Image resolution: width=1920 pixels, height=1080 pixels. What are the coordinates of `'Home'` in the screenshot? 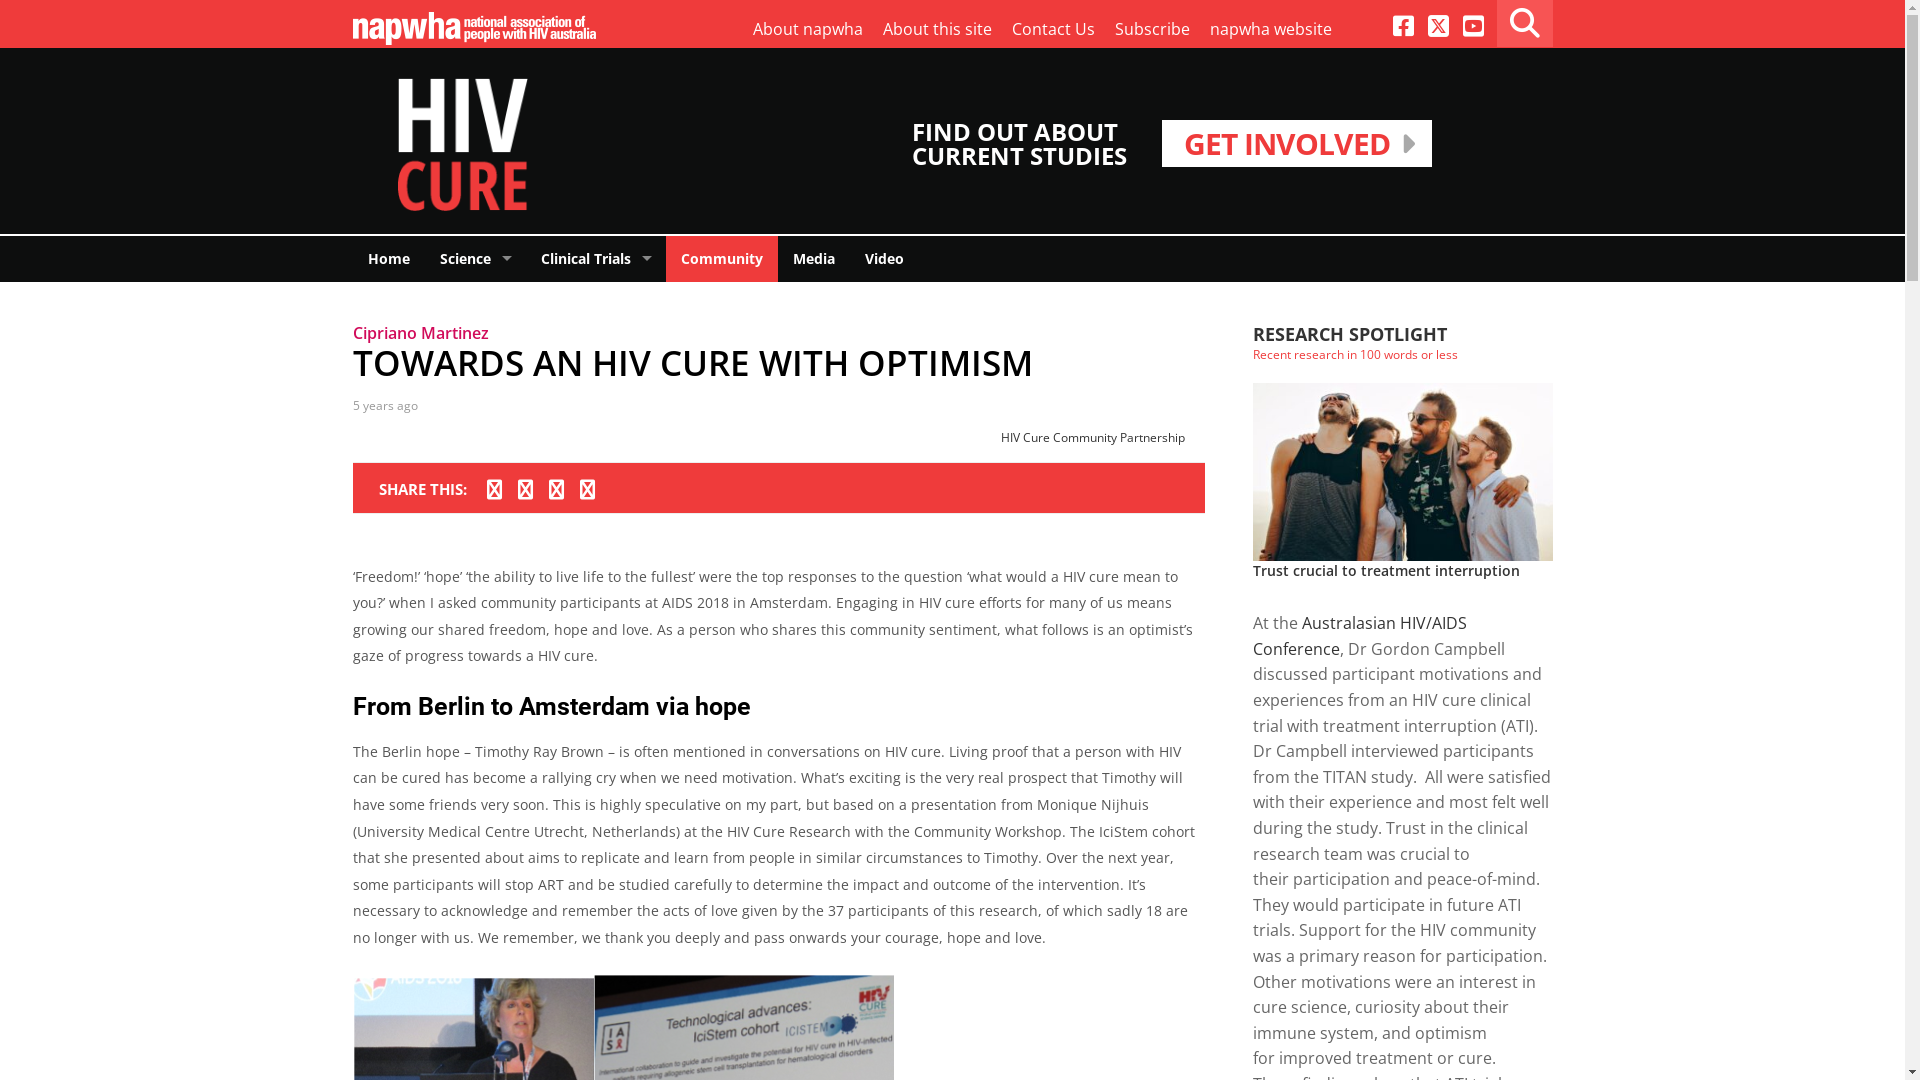 It's located at (351, 257).